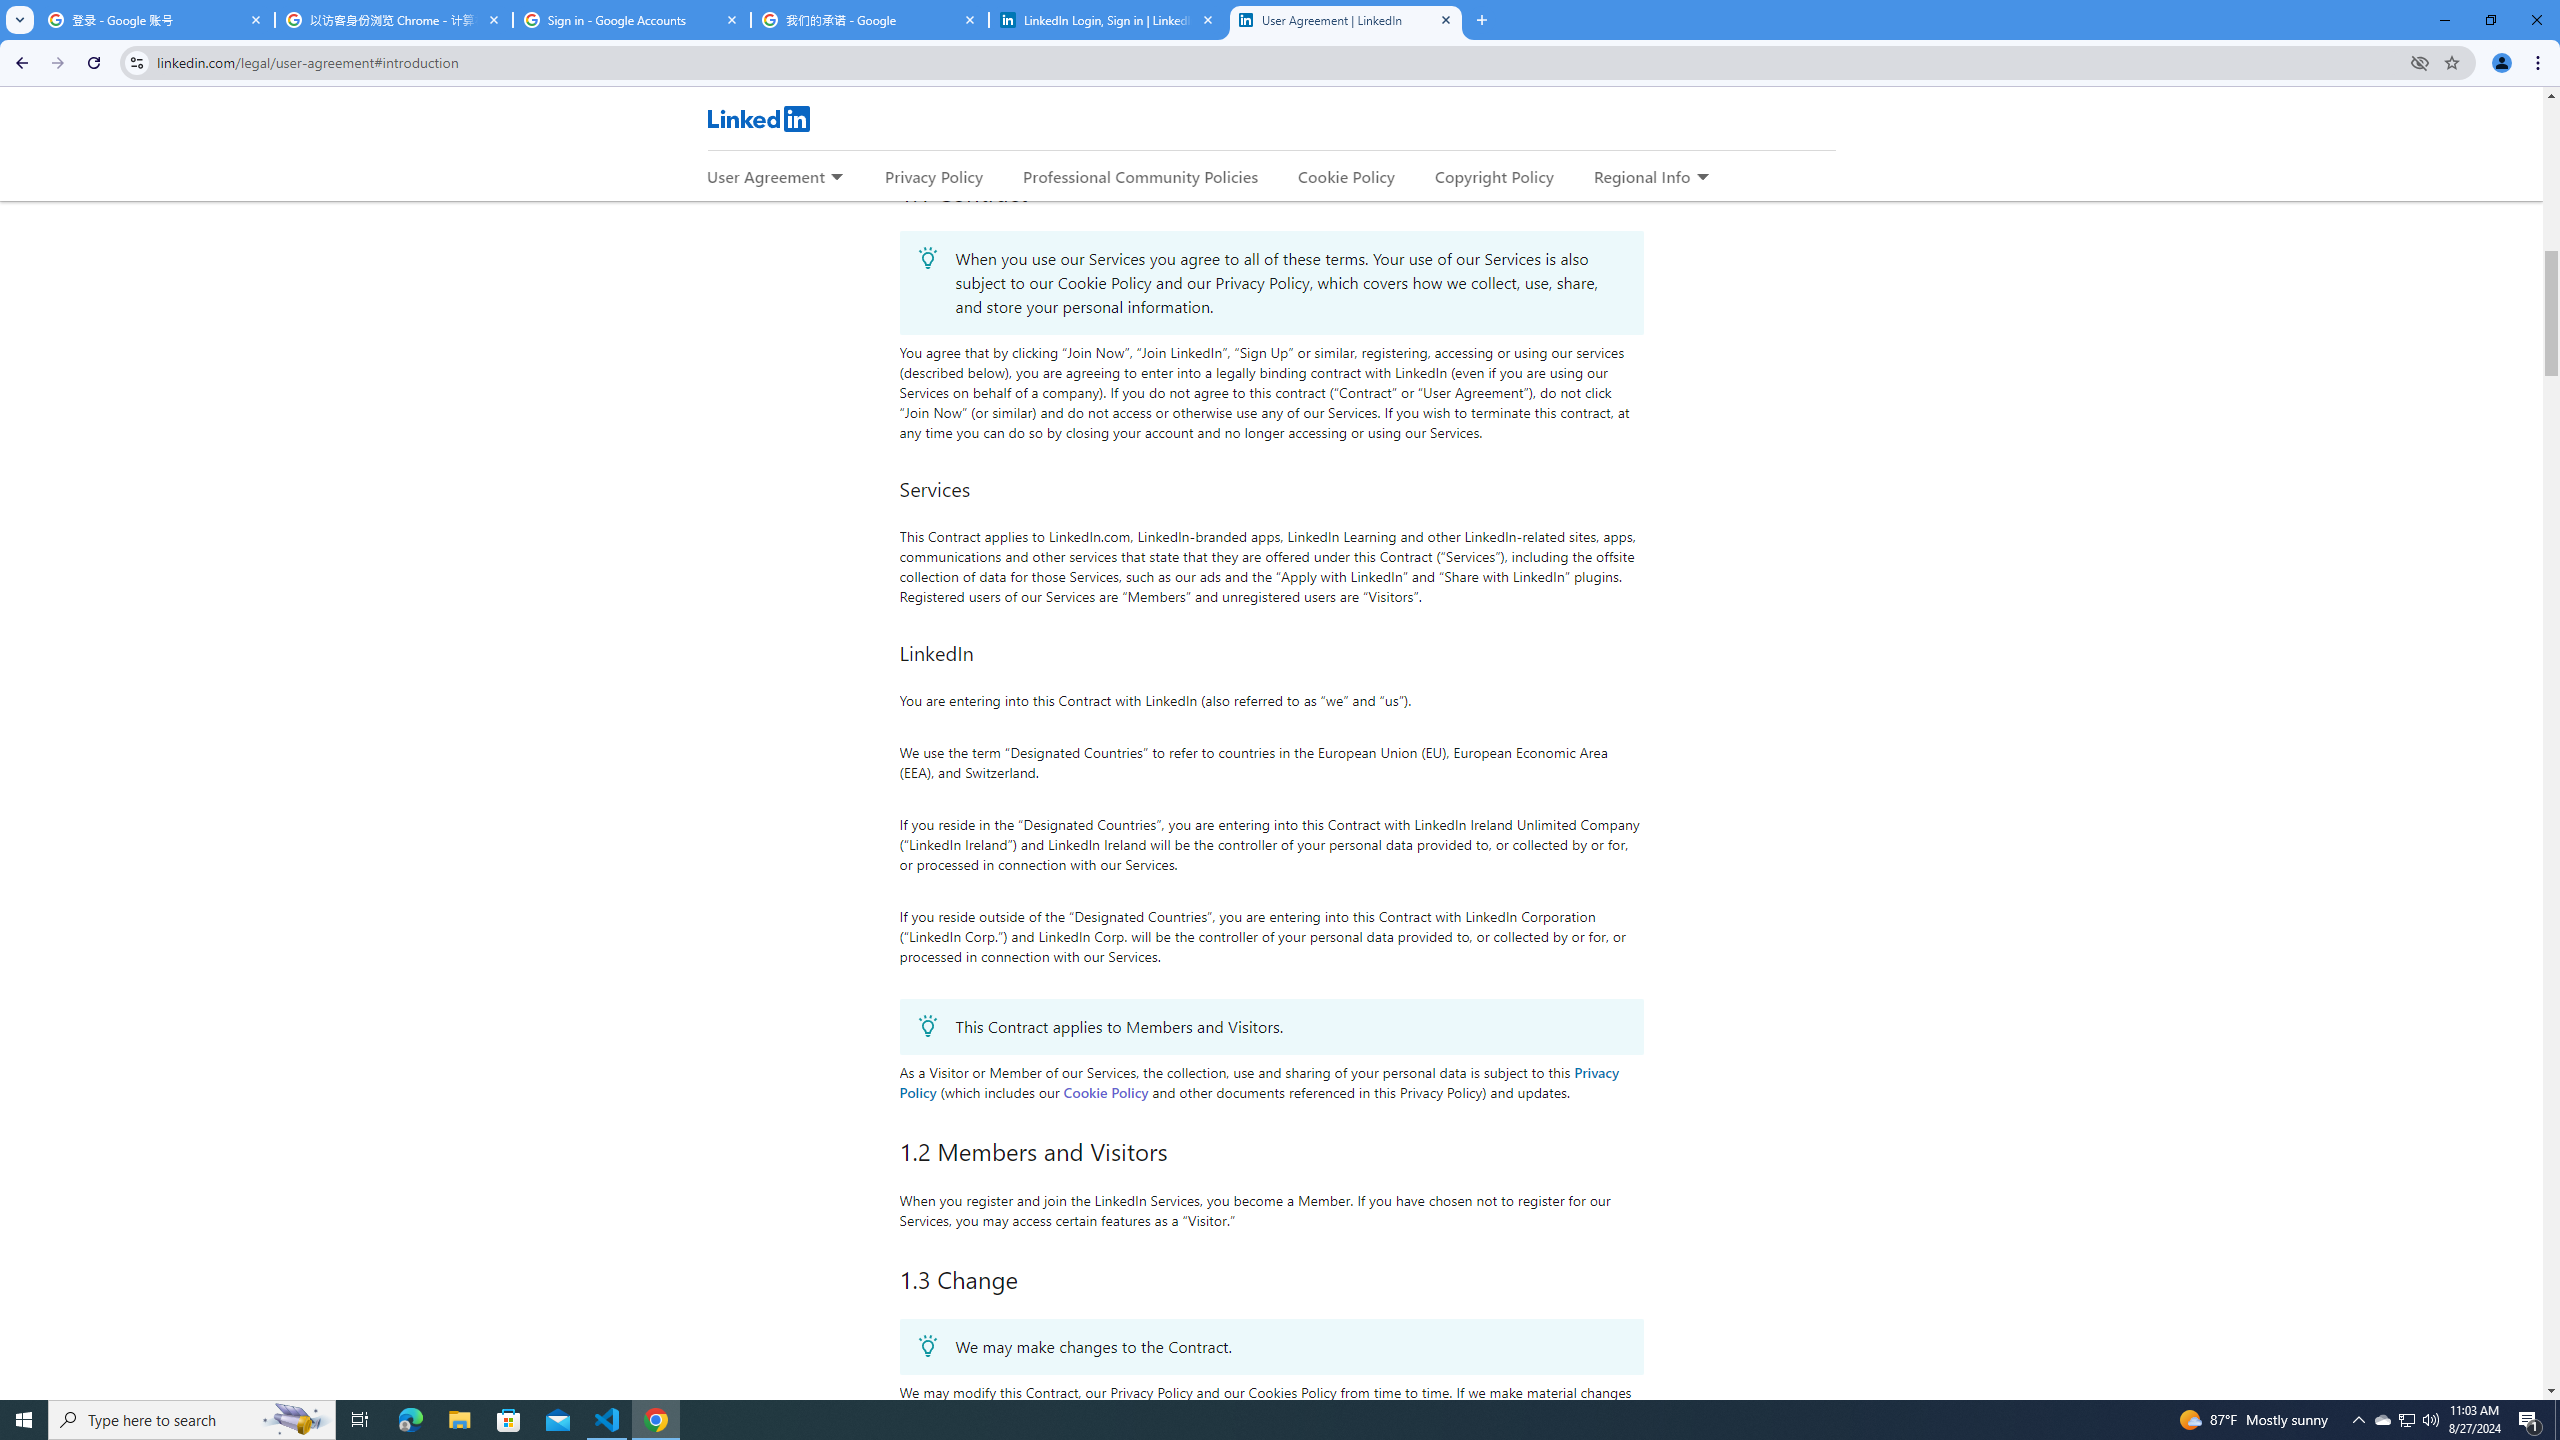 This screenshot has height=1440, width=2560. Describe the element at coordinates (1701, 177) in the screenshot. I see `'Expand to show more links for Regional Info'` at that location.